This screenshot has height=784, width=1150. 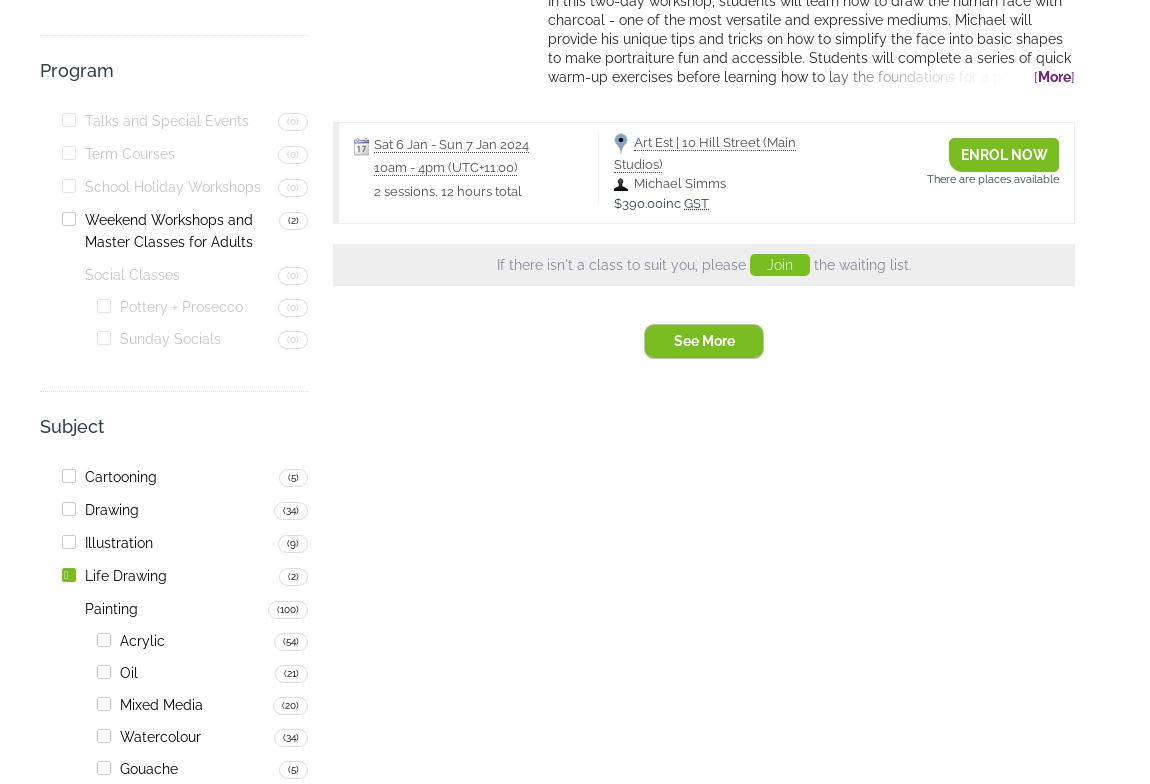 I want to click on 'Pottery + Prosecco', so click(x=180, y=307).